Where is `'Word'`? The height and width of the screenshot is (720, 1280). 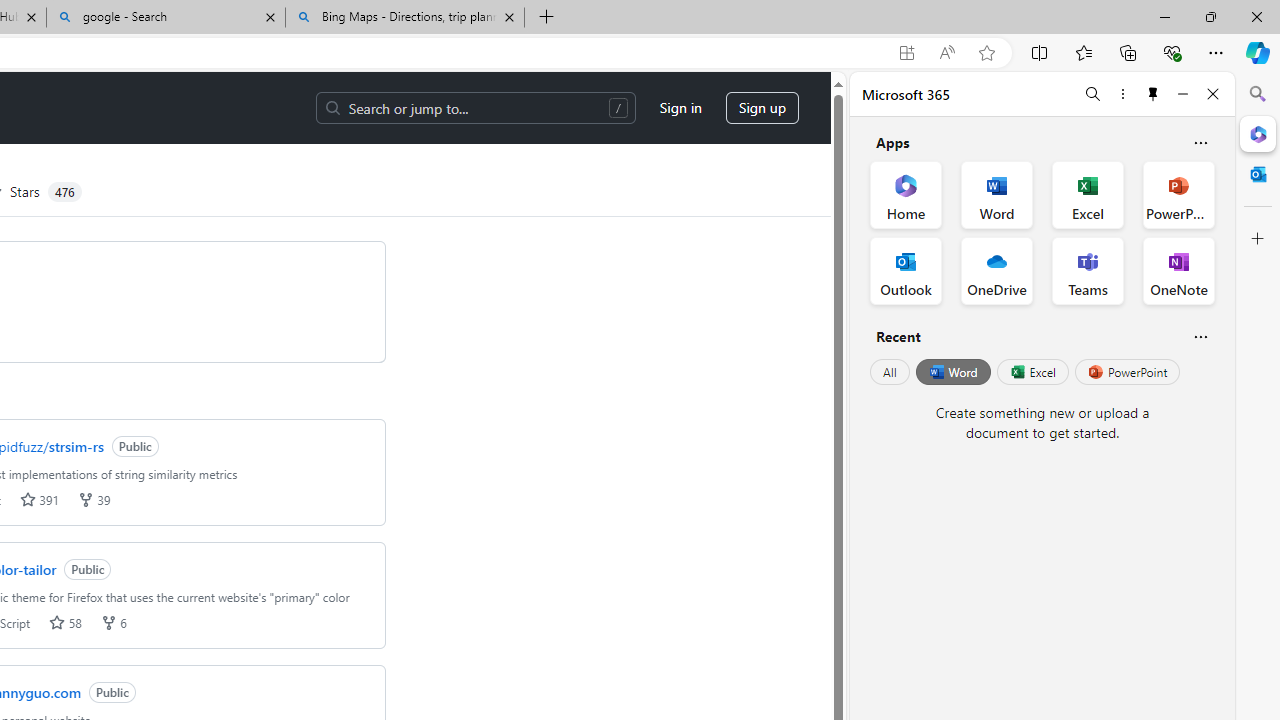
'Word' is located at coordinates (951, 372).